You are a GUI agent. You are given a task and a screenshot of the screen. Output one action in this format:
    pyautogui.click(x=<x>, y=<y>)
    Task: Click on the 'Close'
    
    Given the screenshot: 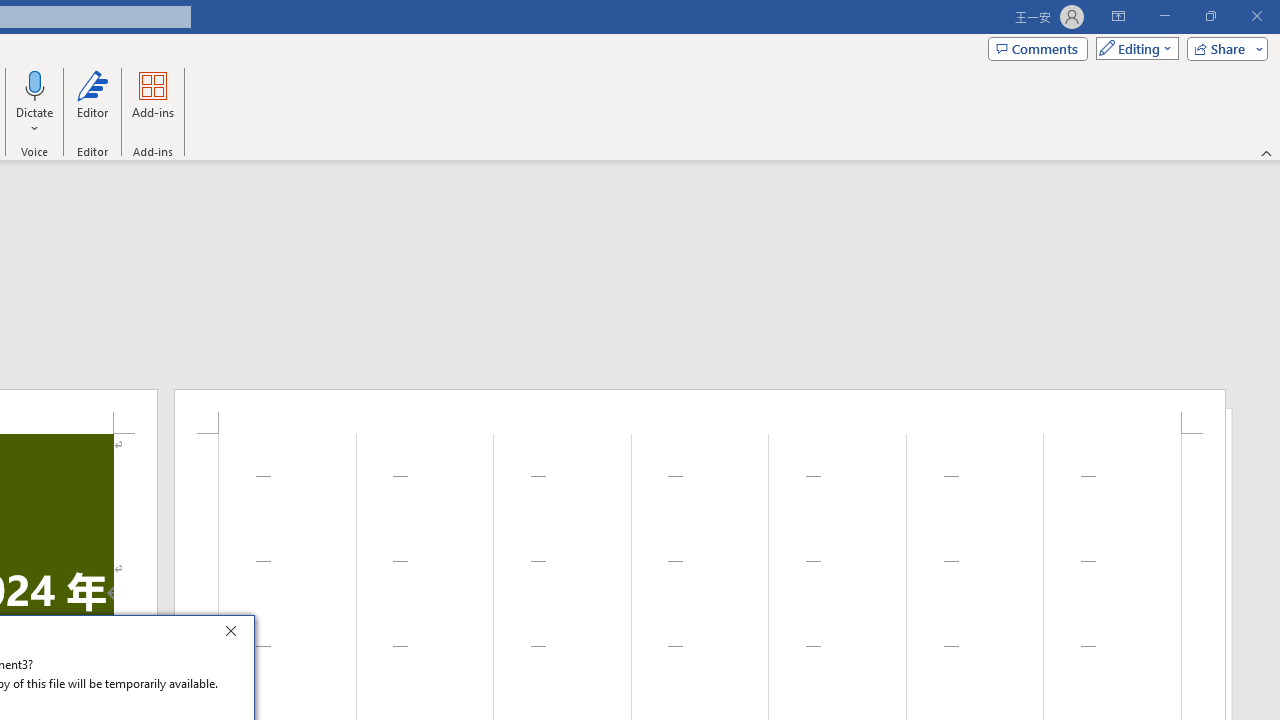 What is the action you would take?
    pyautogui.click(x=236, y=633)
    